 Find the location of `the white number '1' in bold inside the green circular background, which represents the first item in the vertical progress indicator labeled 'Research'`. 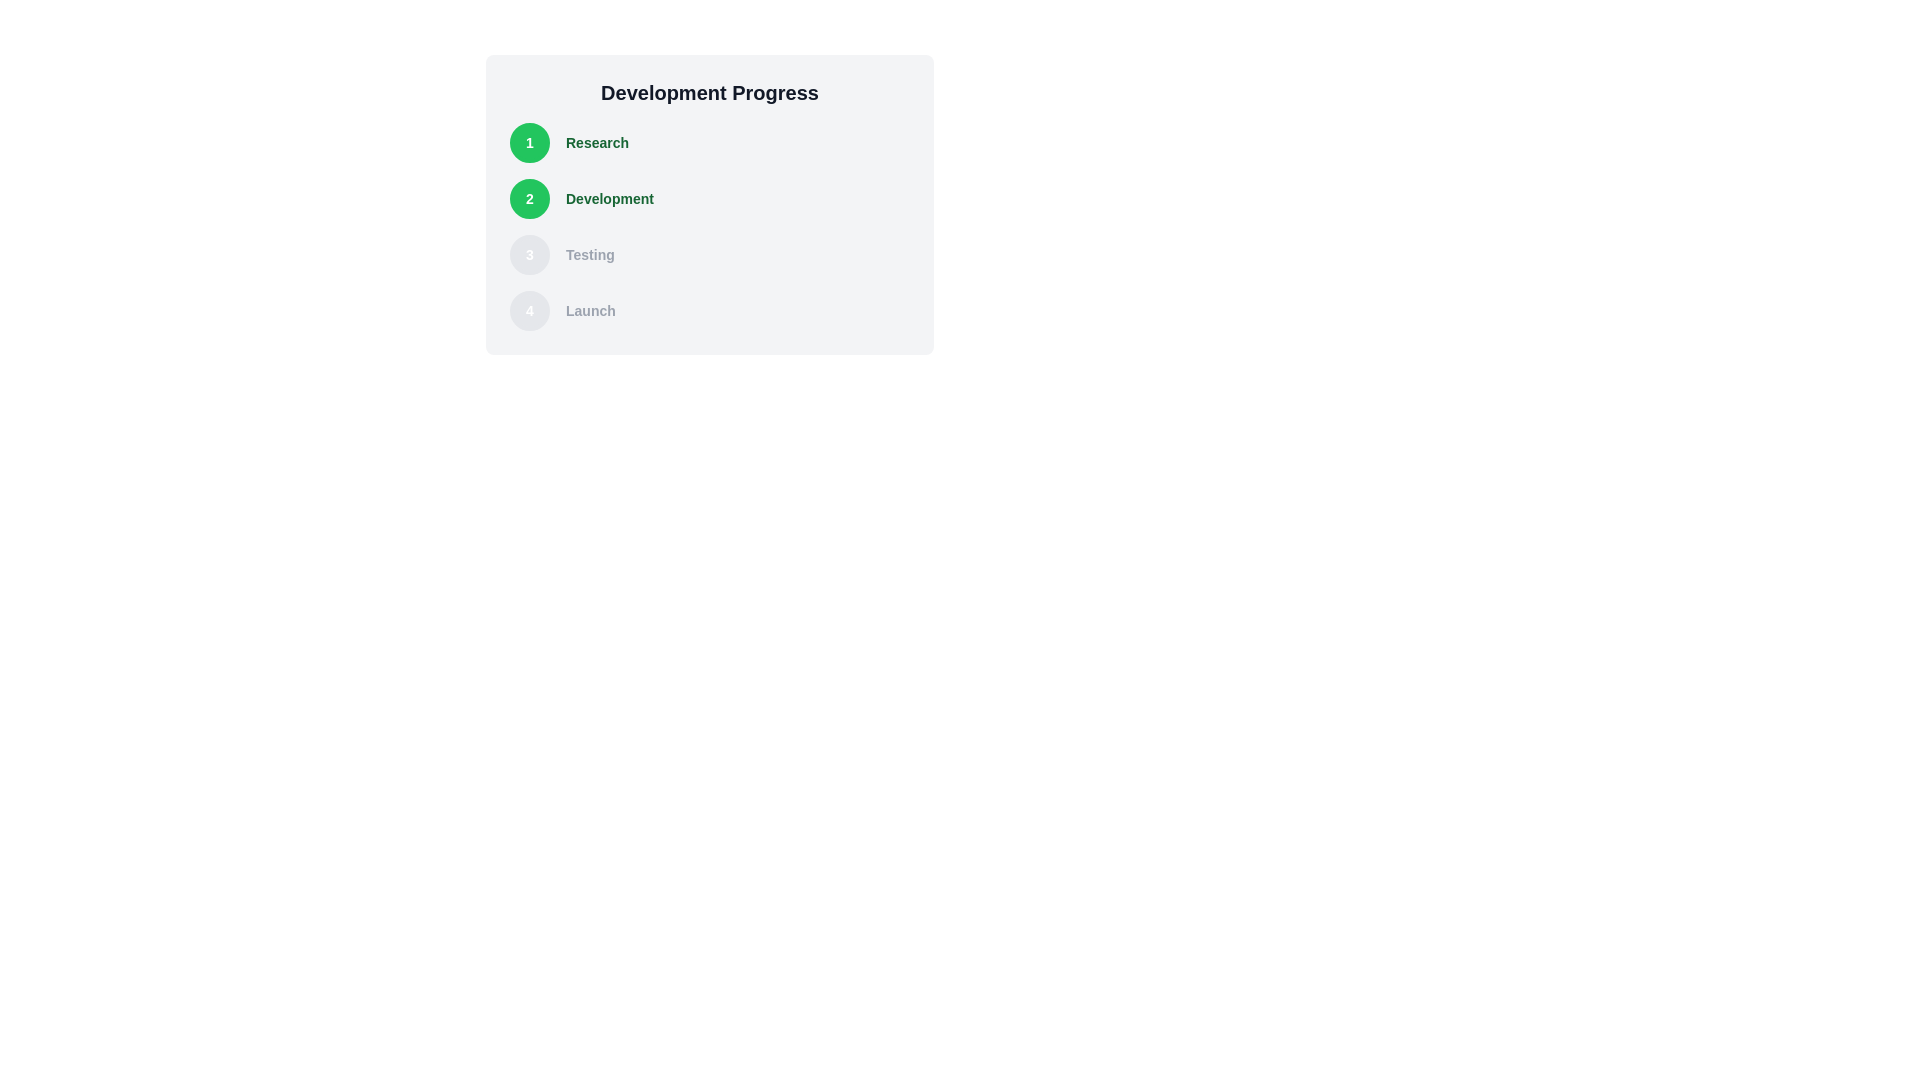

the white number '1' in bold inside the green circular background, which represents the first item in the vertical progress indicator labeled 'Research' is located at coordinates (529, 141).